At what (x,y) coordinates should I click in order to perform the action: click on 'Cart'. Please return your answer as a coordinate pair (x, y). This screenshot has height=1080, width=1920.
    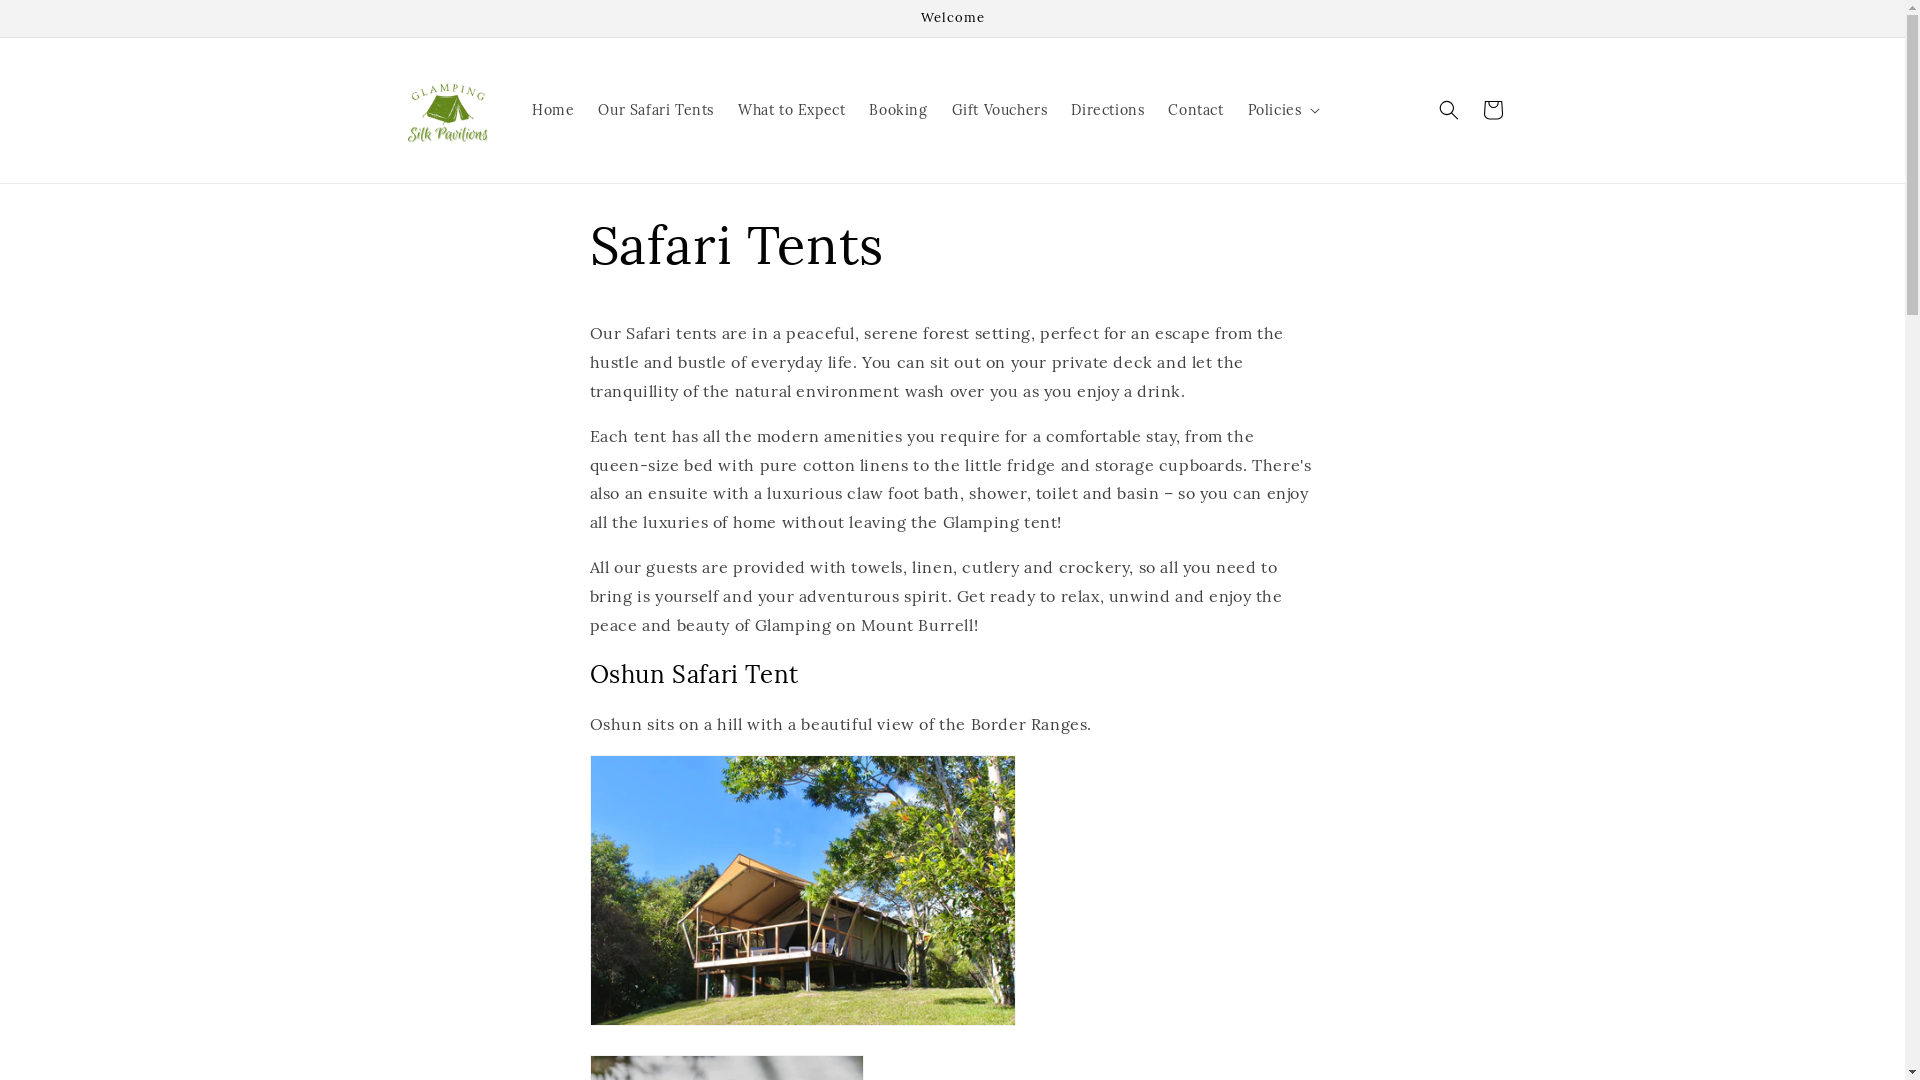
    Looking at the image, I should click on (1492, 110).